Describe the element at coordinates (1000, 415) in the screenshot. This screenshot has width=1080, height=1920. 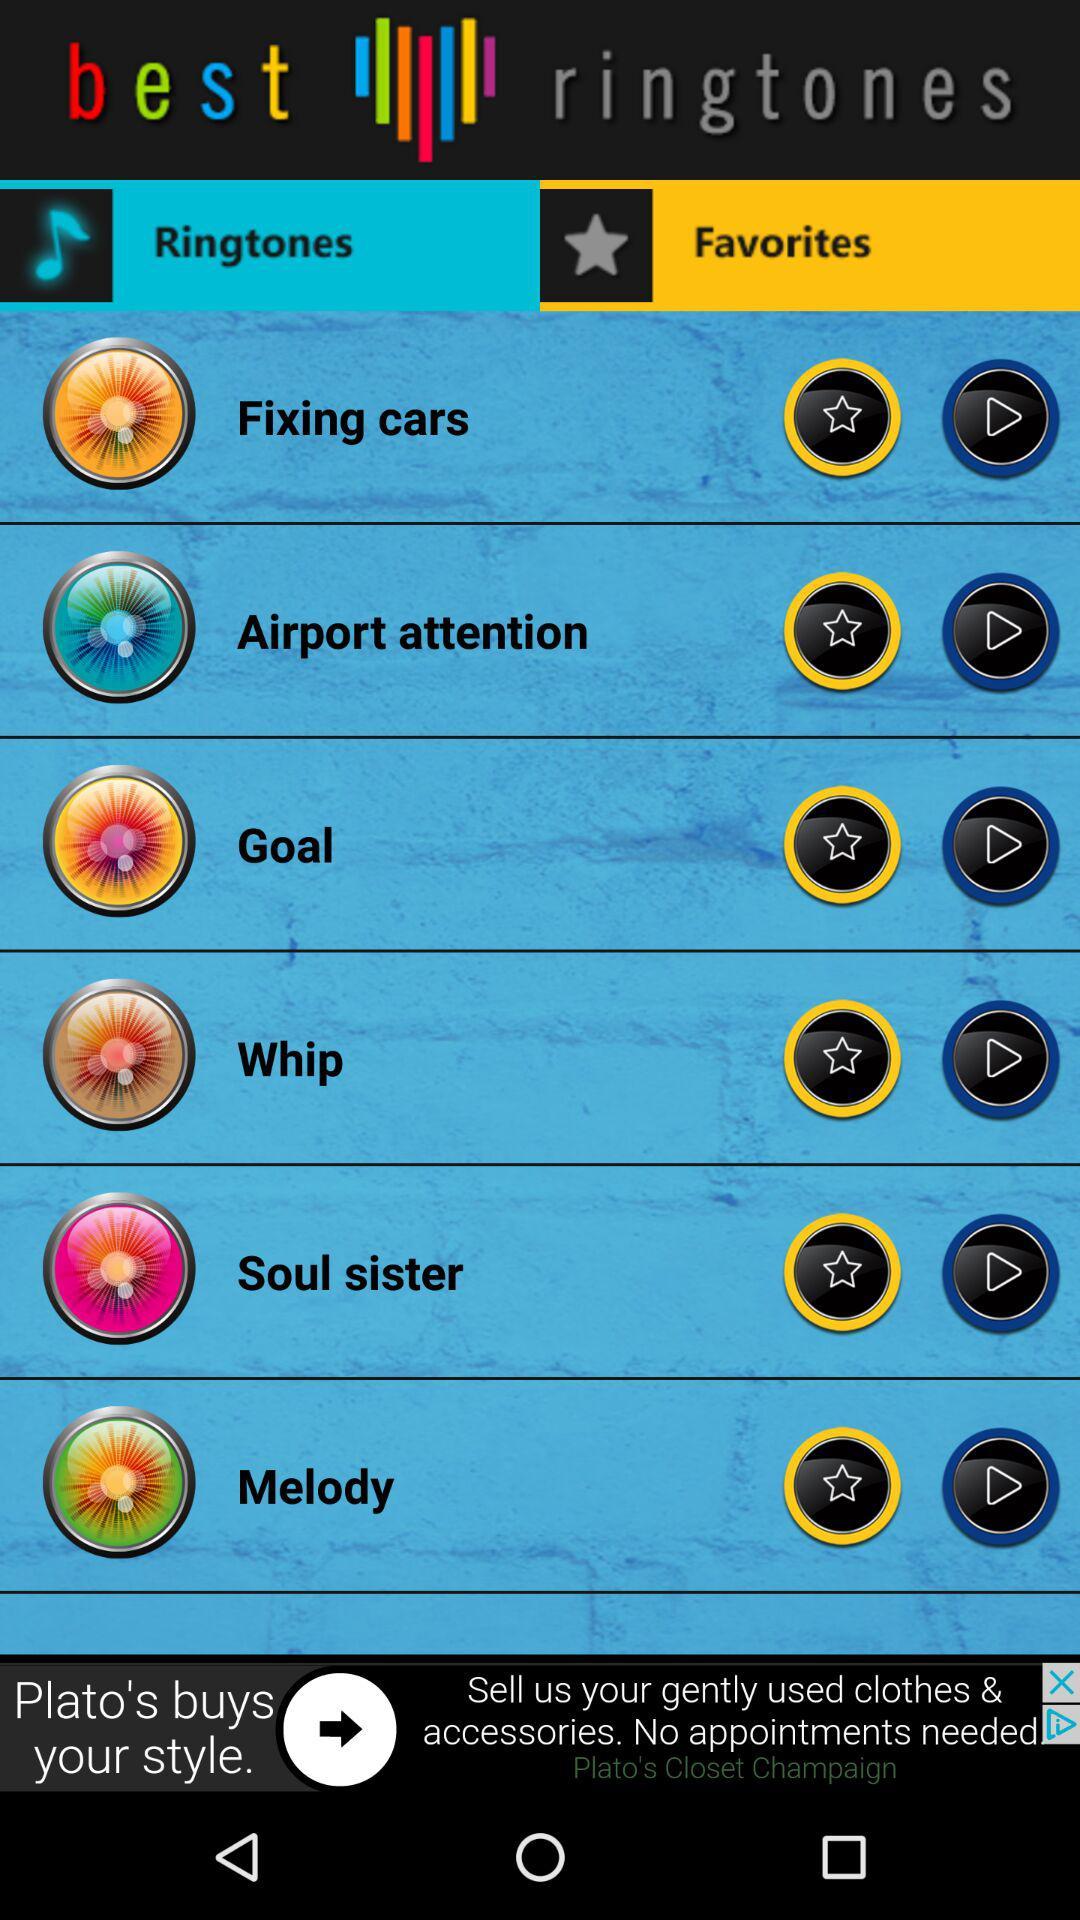
I see `go next` at that location.